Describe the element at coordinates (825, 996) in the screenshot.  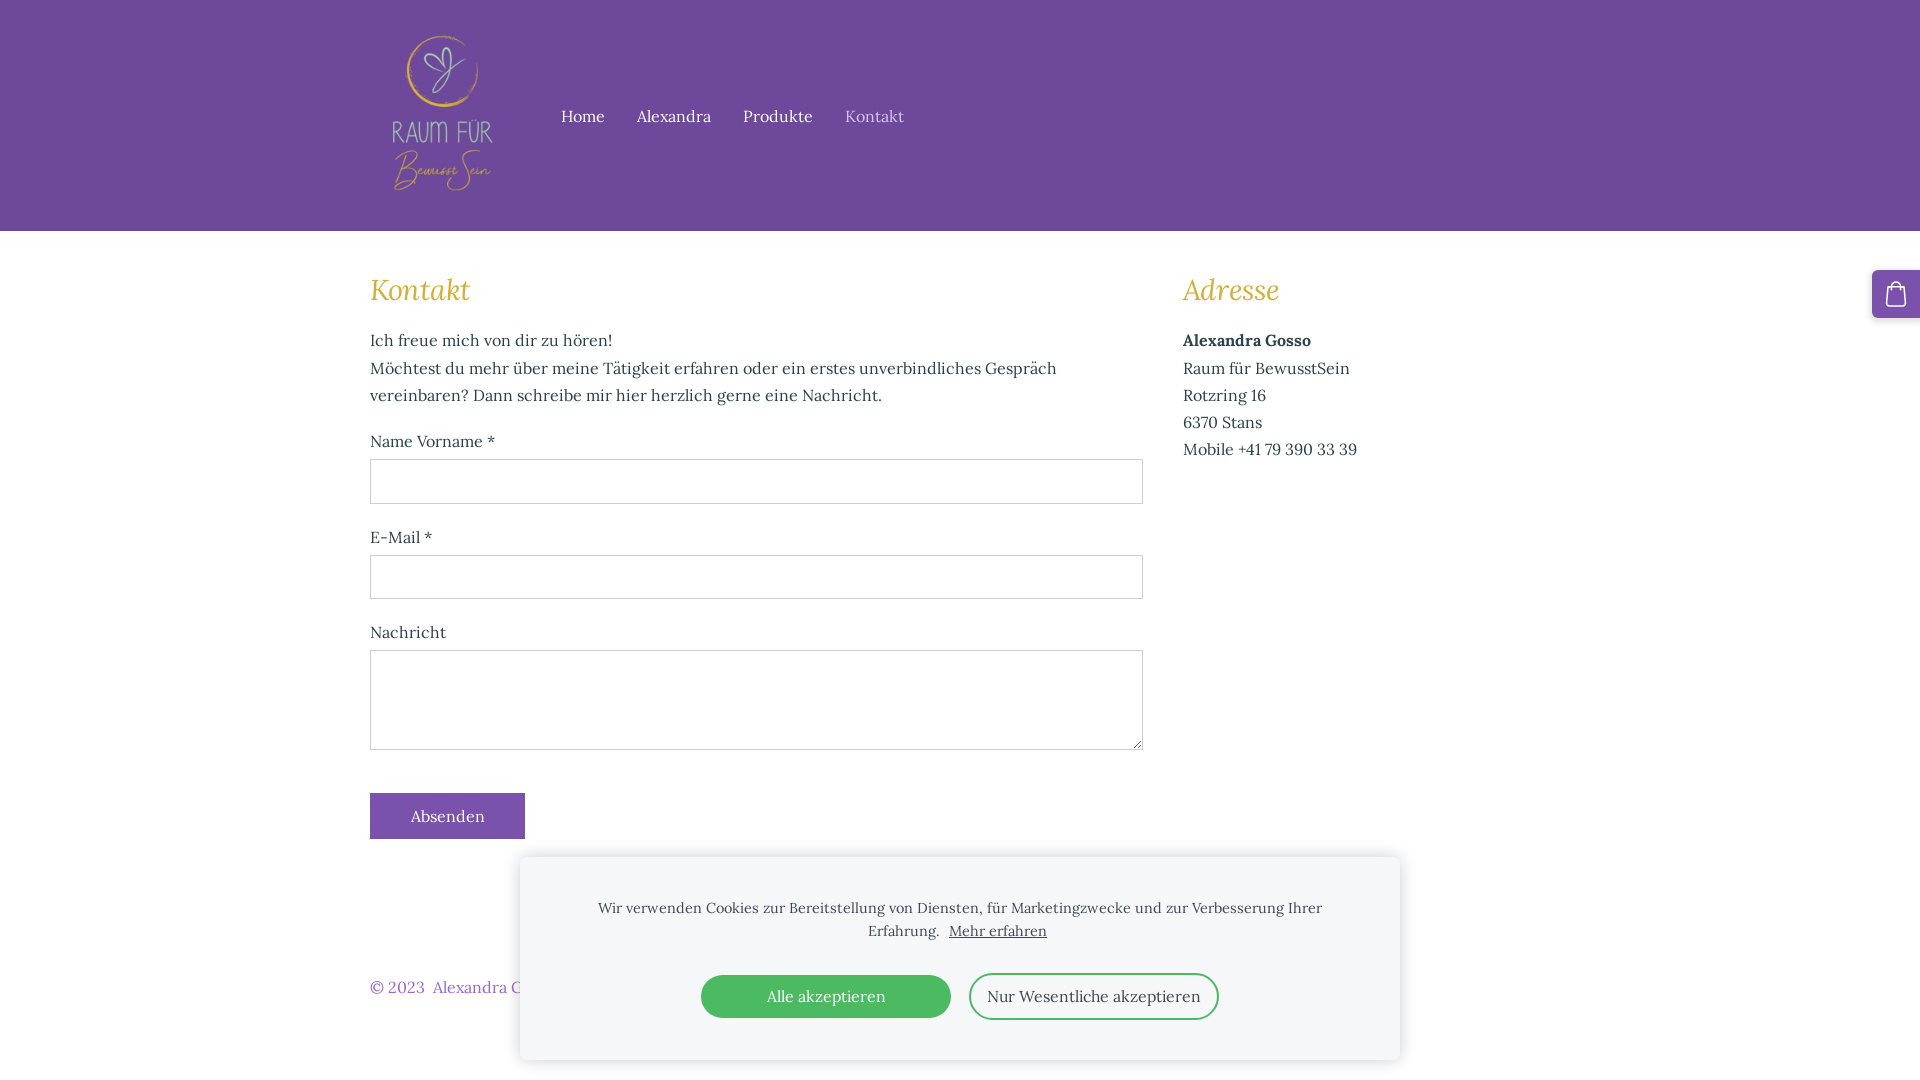
I see `'Alle akzeptieren'` at that location.